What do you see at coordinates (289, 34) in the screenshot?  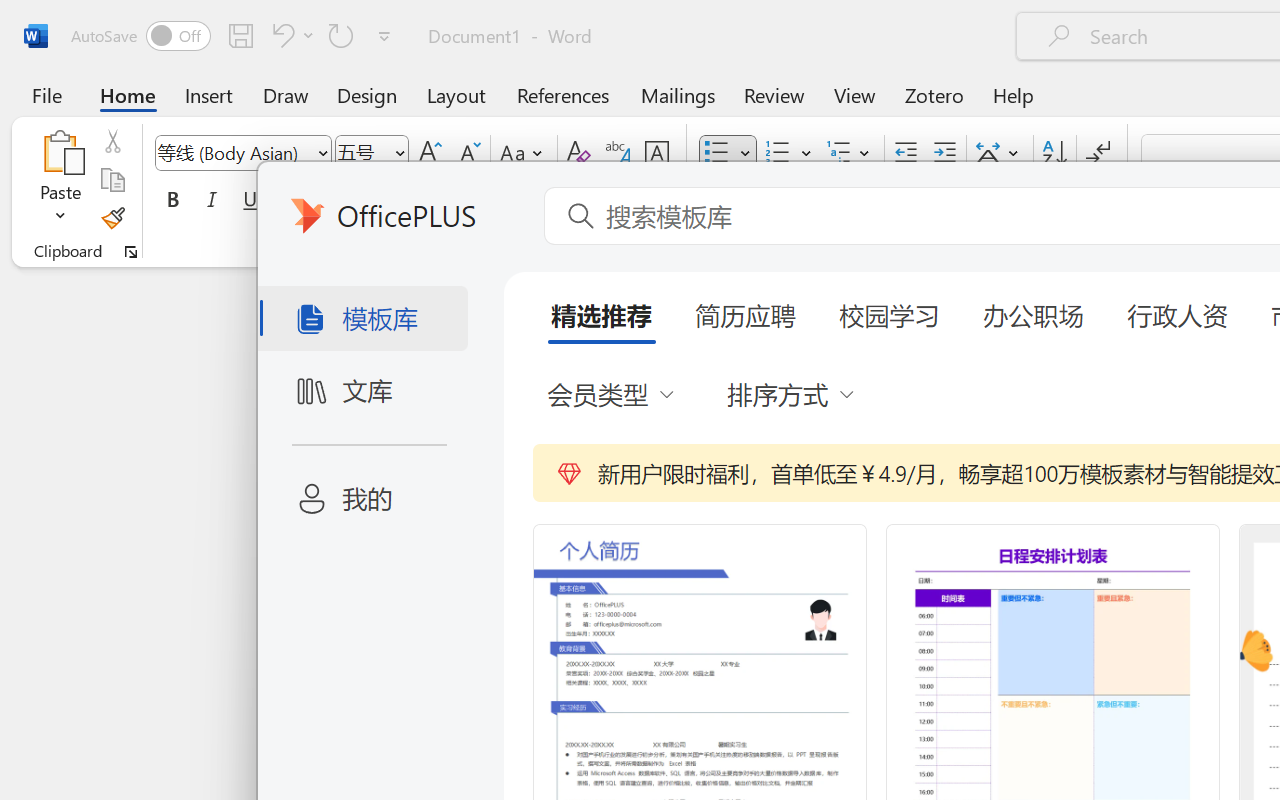 I see `'Undo Bullet Default'` at bounding box center [289, 34].